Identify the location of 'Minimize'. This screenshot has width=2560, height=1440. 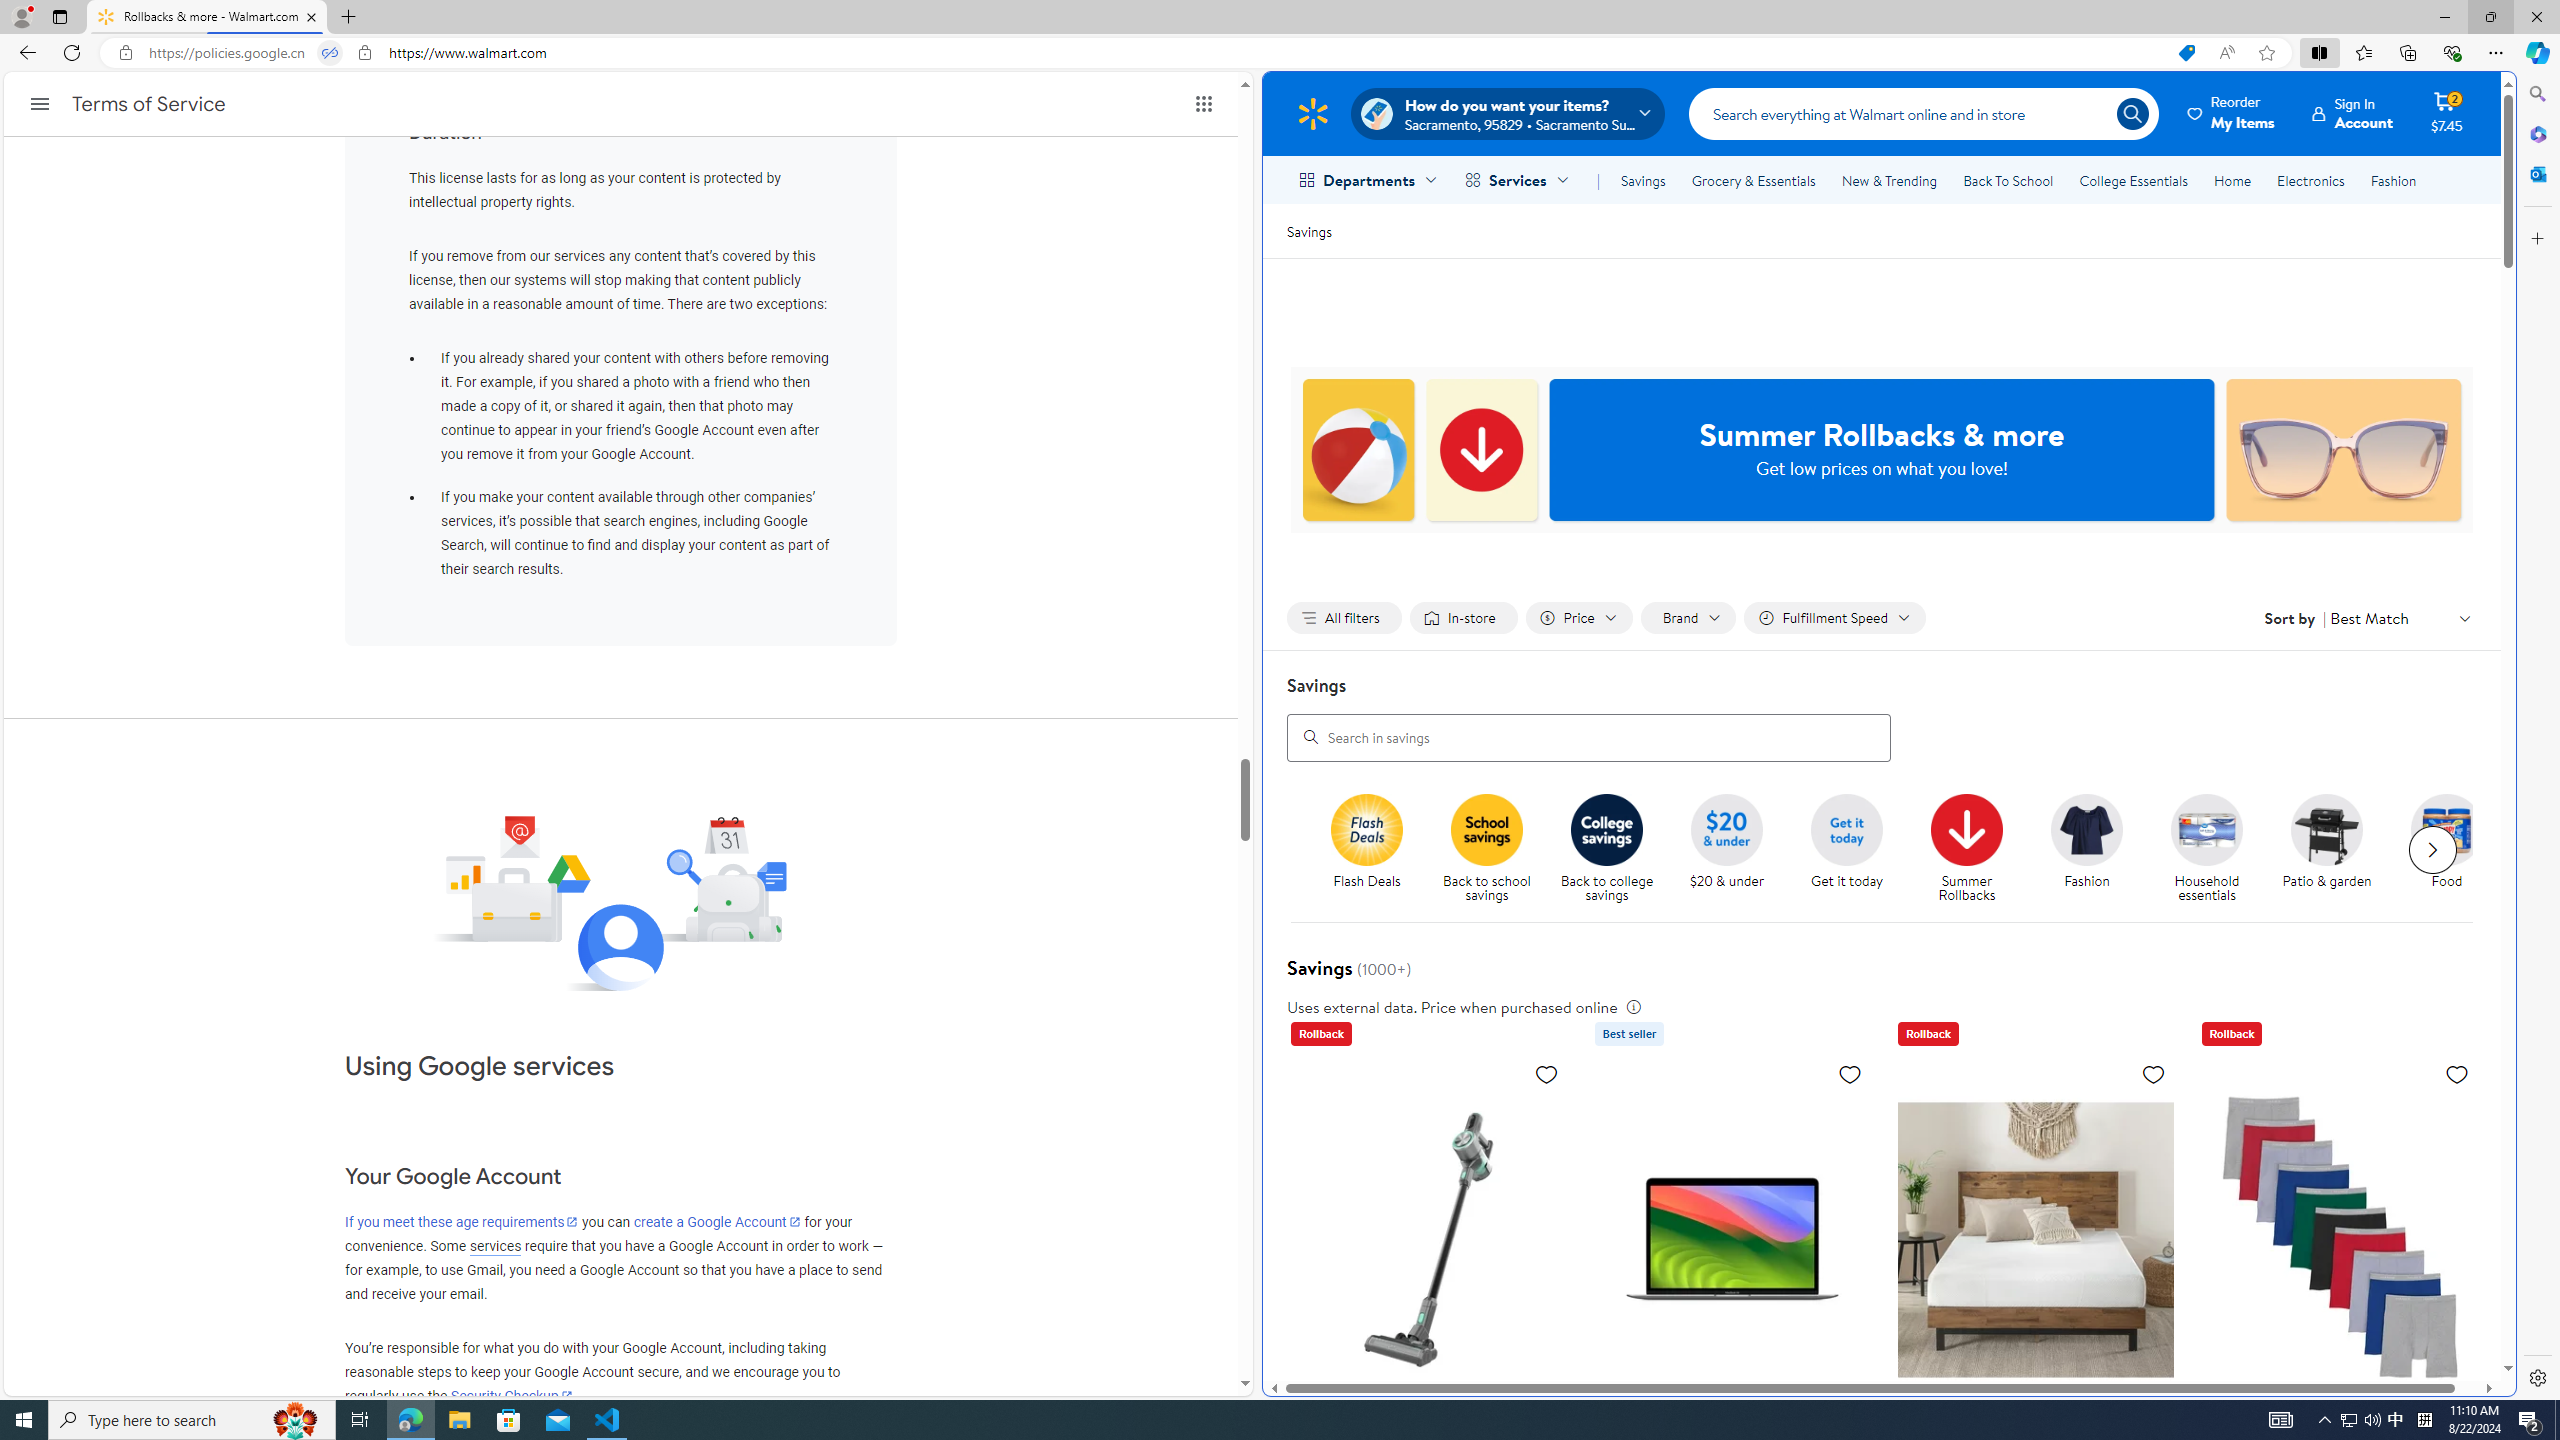
(2443, 16).